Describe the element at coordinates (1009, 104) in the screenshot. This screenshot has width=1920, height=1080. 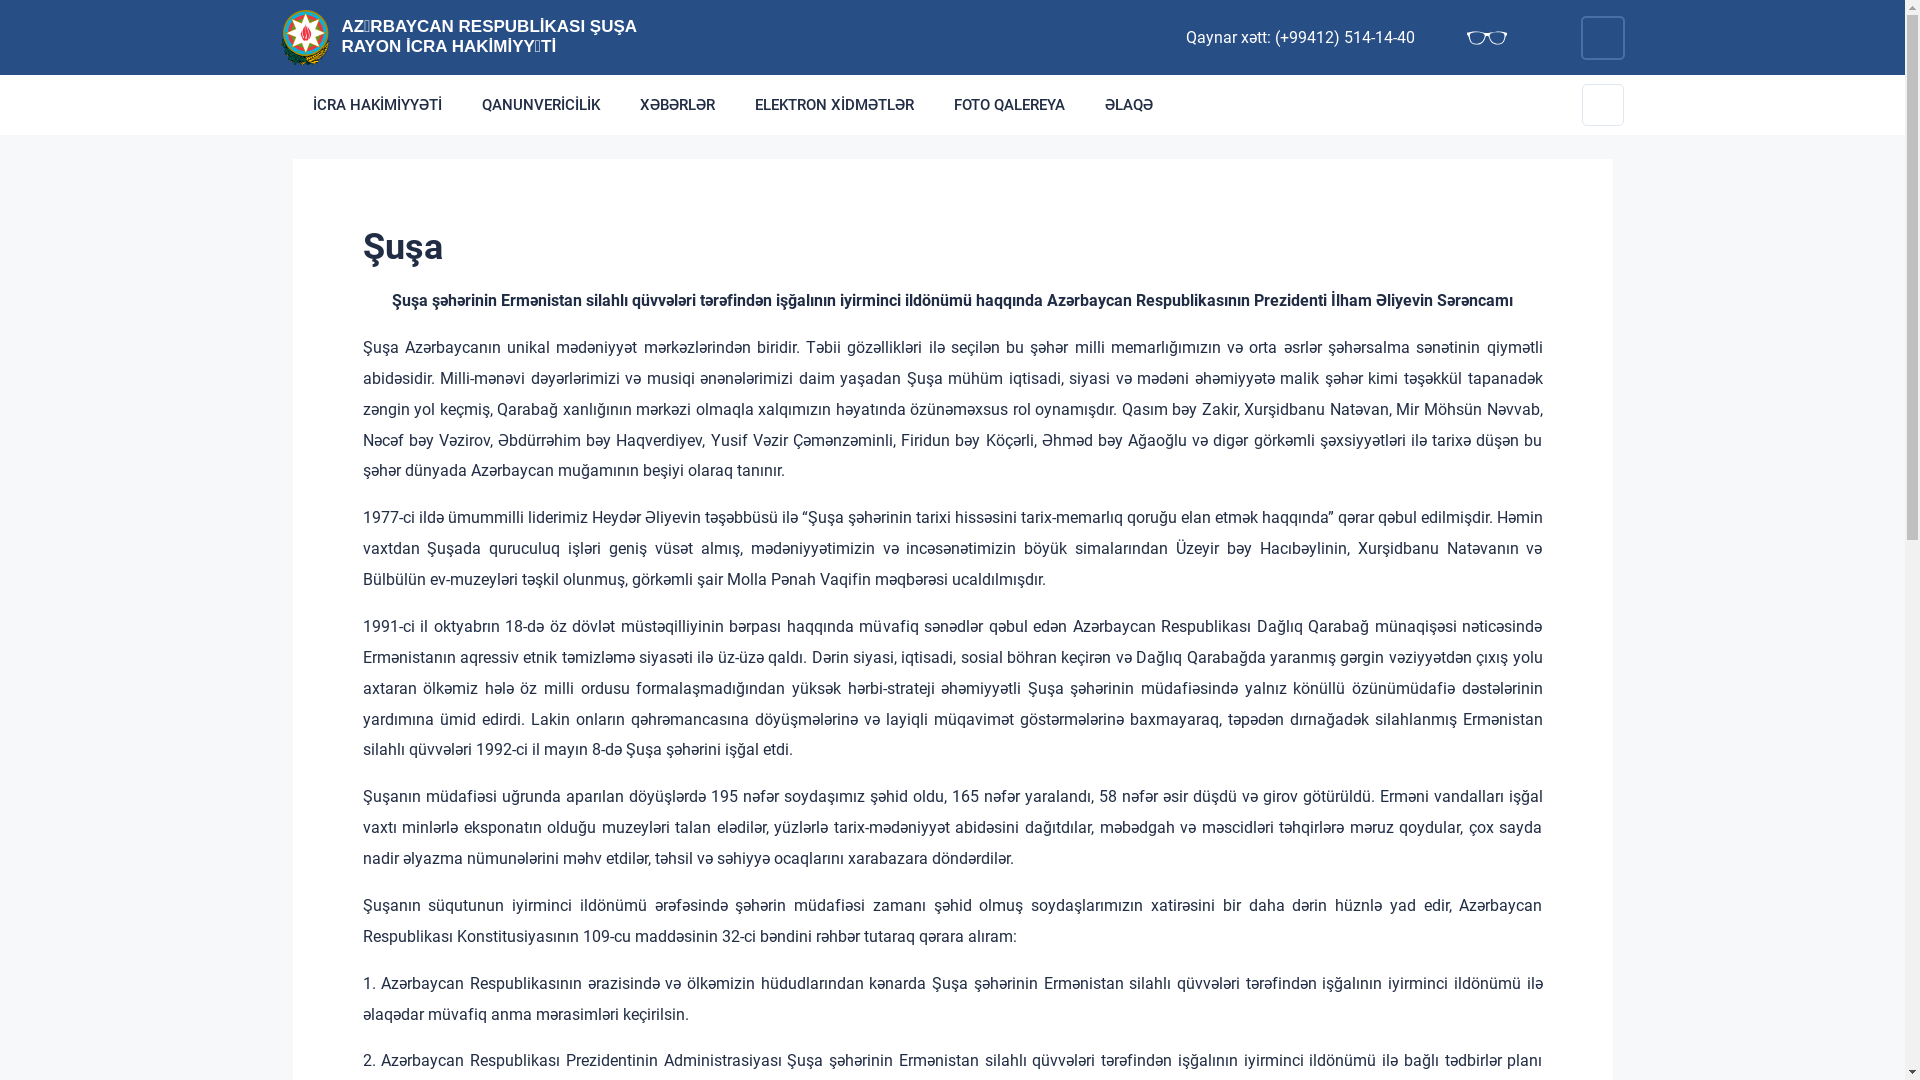
I see `'FOTO QALEREYA'` at that location.